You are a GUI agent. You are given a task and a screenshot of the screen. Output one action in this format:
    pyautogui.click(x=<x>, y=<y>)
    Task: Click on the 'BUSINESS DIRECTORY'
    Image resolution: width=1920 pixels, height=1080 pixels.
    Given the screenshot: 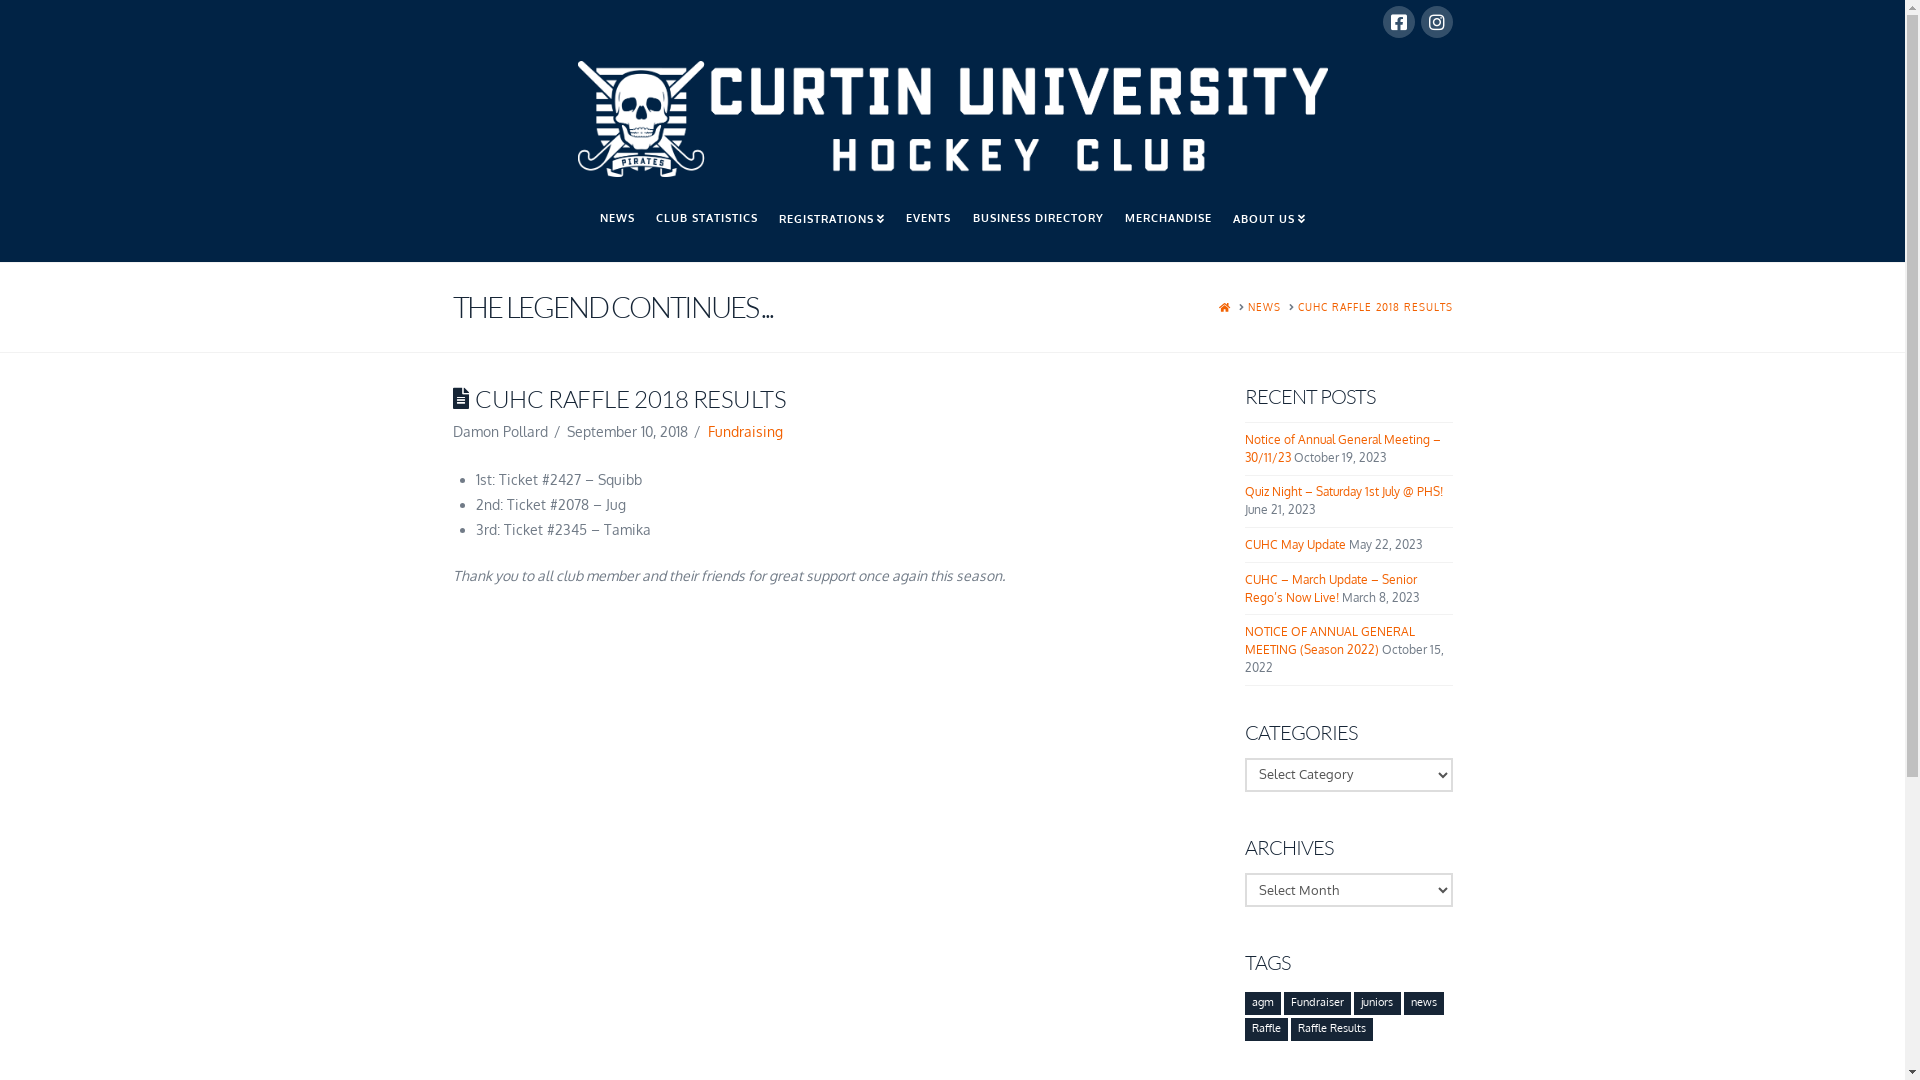 What is the action you would take?
    pyautogui.click(x=1037, y=226)
    